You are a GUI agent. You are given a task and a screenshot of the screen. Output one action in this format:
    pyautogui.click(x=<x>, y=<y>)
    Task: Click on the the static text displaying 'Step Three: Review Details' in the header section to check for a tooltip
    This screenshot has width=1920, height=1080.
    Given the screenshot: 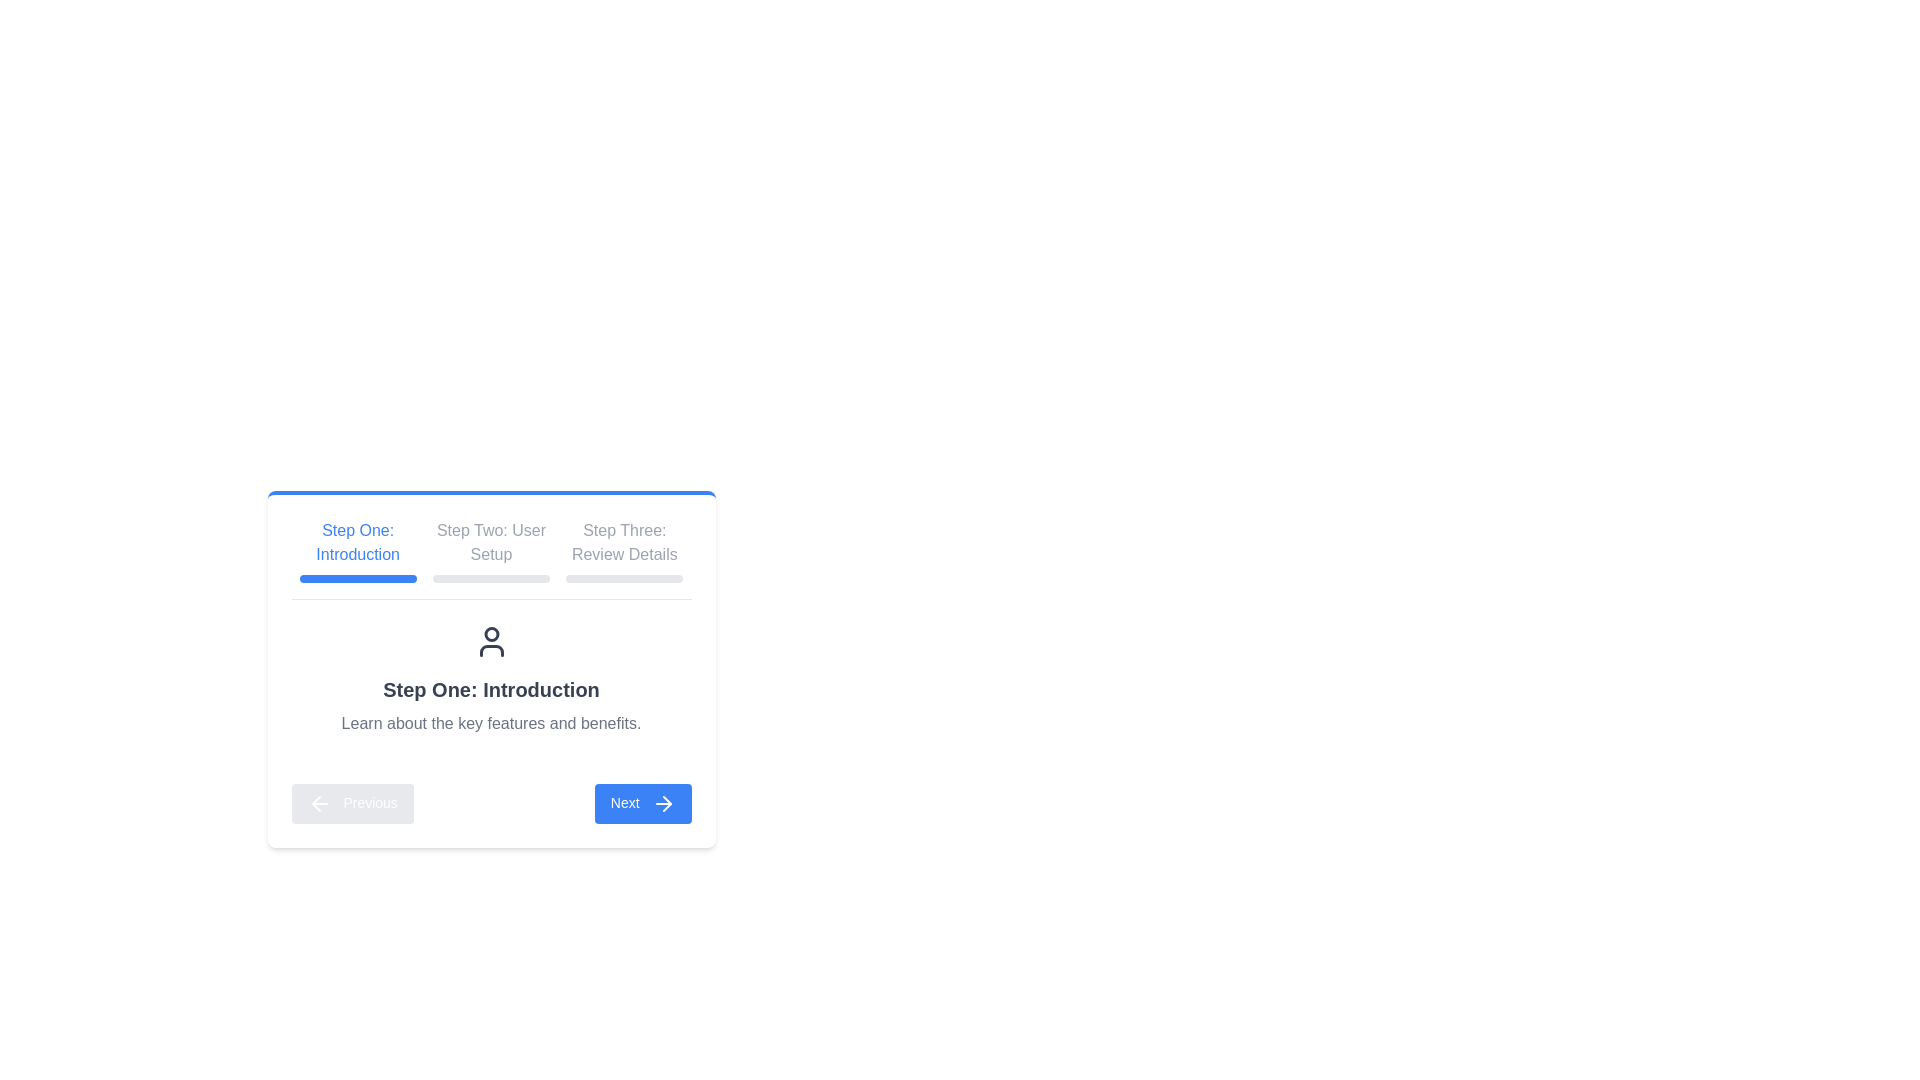 What is the action you would take?
    pyautogui.click(x=623, y=551)
    